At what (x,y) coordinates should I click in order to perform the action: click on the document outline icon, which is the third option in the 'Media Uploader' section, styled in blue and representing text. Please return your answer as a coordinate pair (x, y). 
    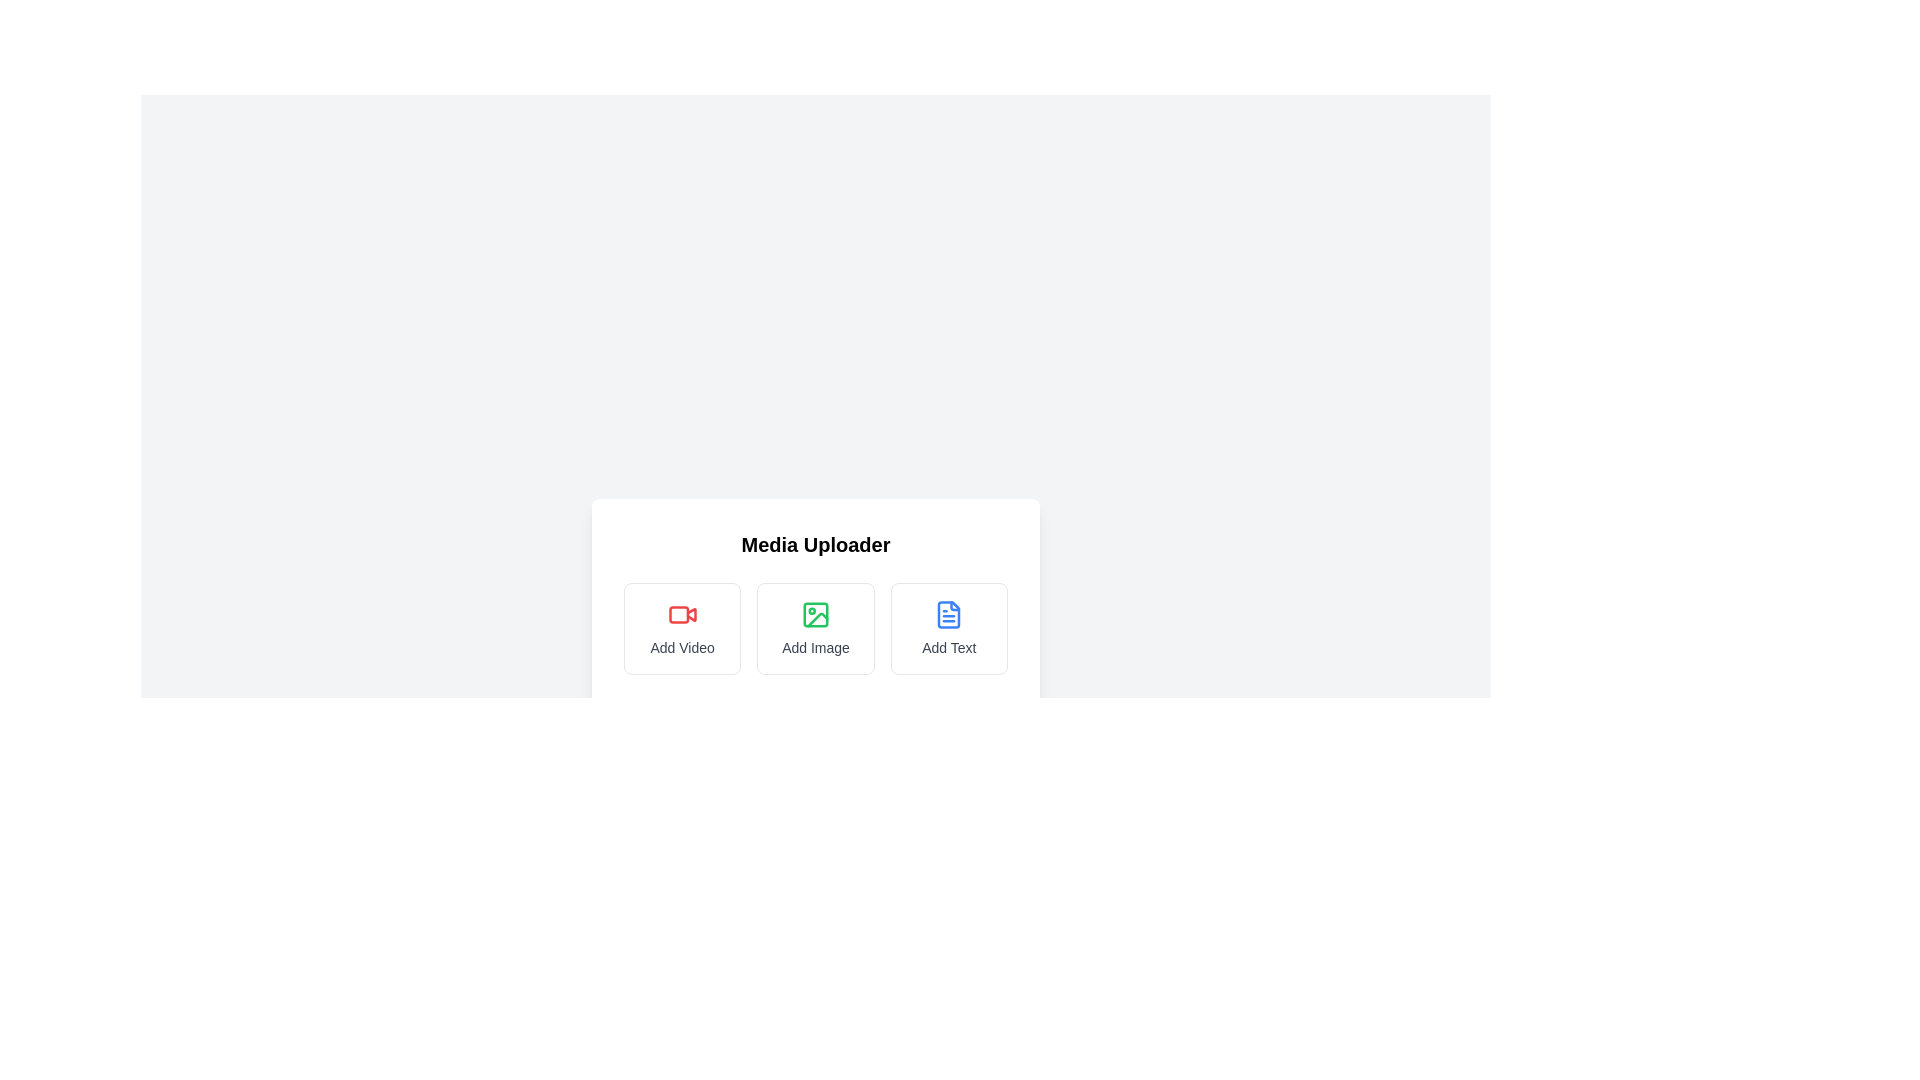
    Looking at the image, I should click on (948, 613).